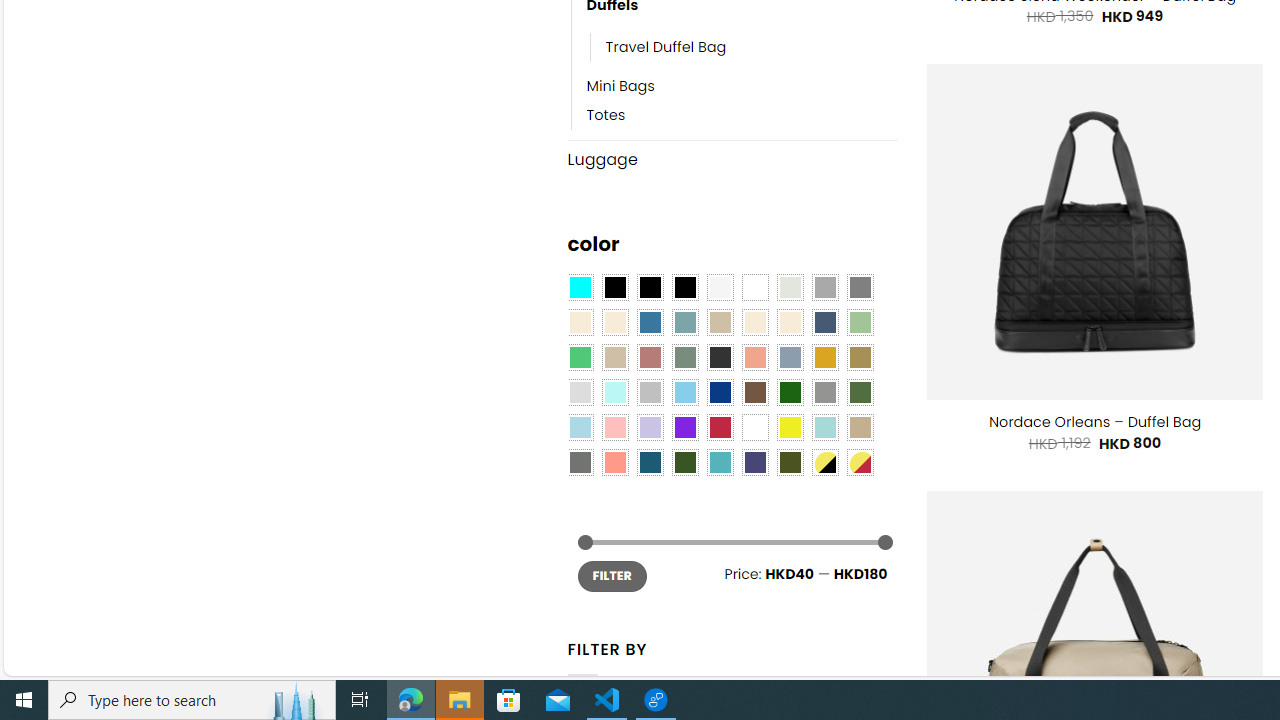 Image resolution: width=1280 pixels, height=720 pixels. I want to click on 'Luggage', so click(731, 159).